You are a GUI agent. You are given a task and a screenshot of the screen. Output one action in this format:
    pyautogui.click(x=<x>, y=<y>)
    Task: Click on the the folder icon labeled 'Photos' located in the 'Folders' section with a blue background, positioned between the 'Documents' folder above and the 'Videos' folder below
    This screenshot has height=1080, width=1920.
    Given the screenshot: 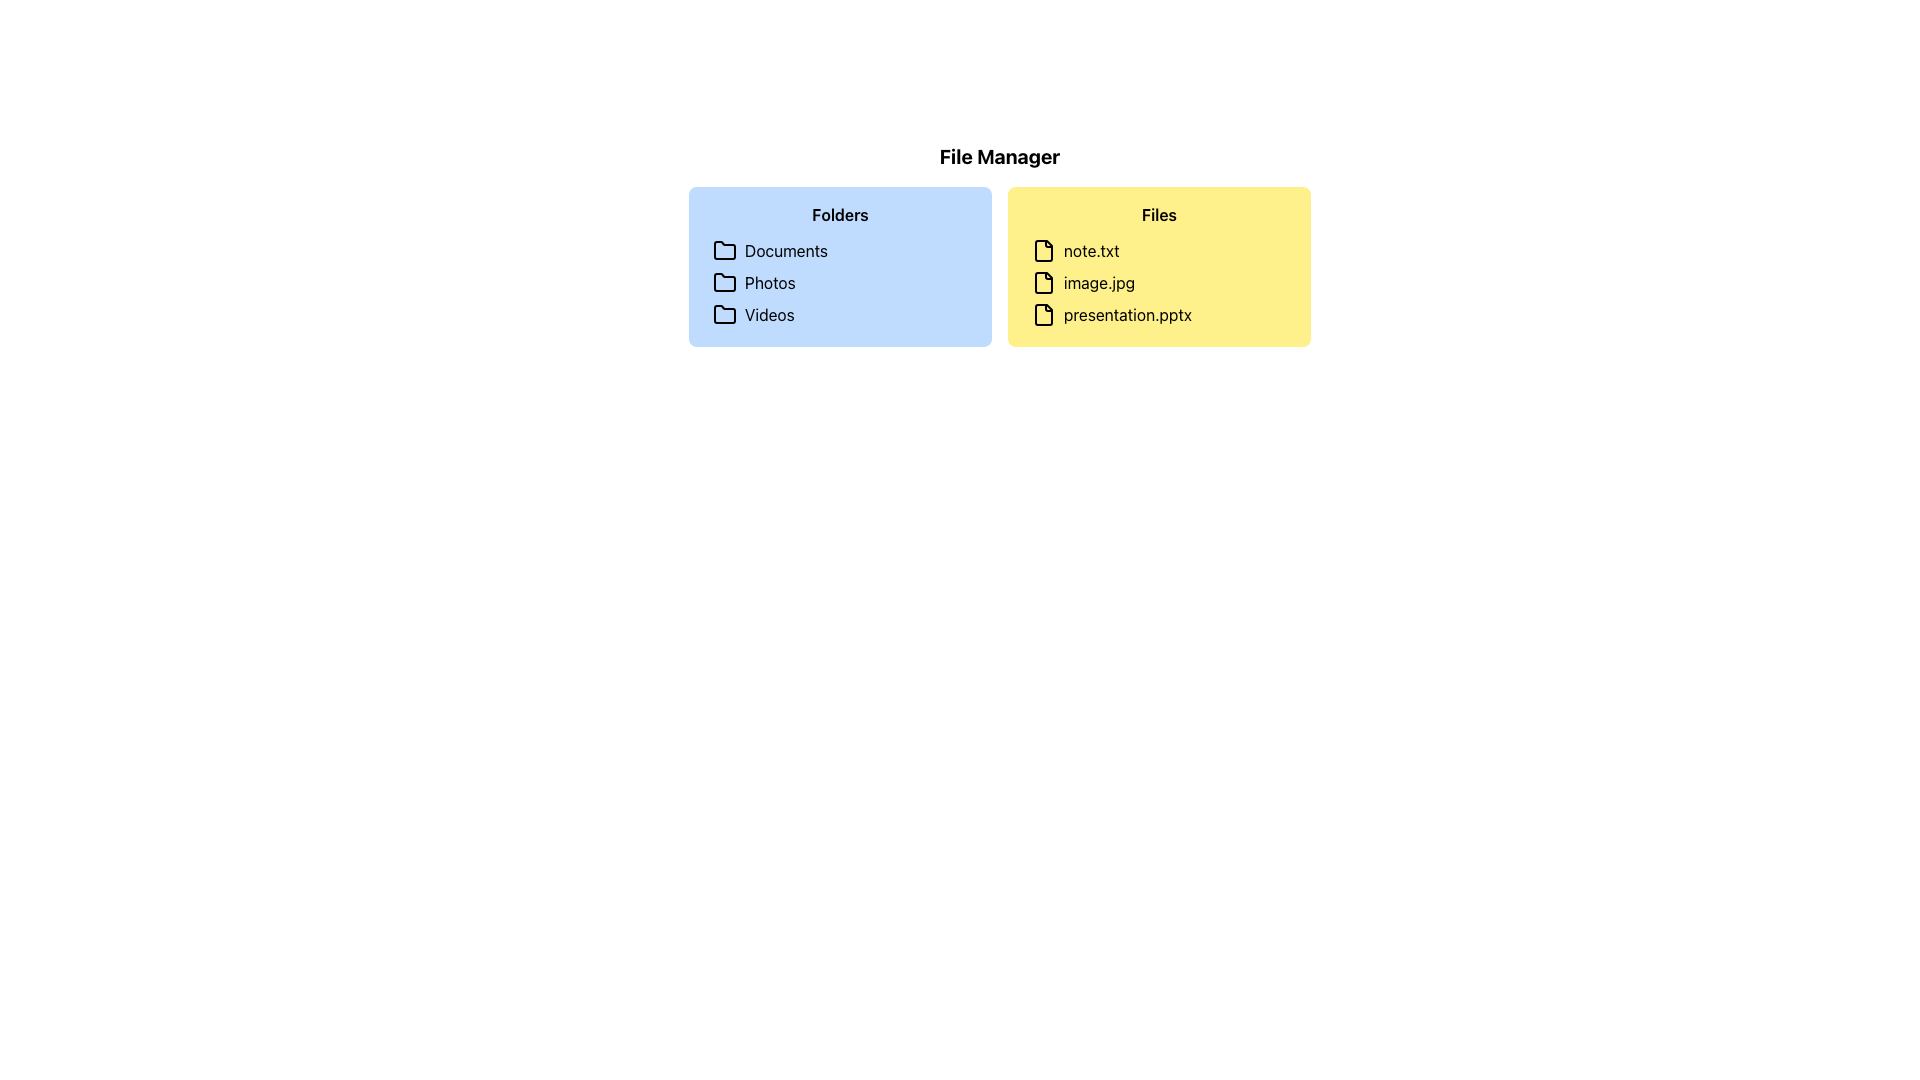 What is the action you would take?
    pyautogui.click(x=723, y=282)
    